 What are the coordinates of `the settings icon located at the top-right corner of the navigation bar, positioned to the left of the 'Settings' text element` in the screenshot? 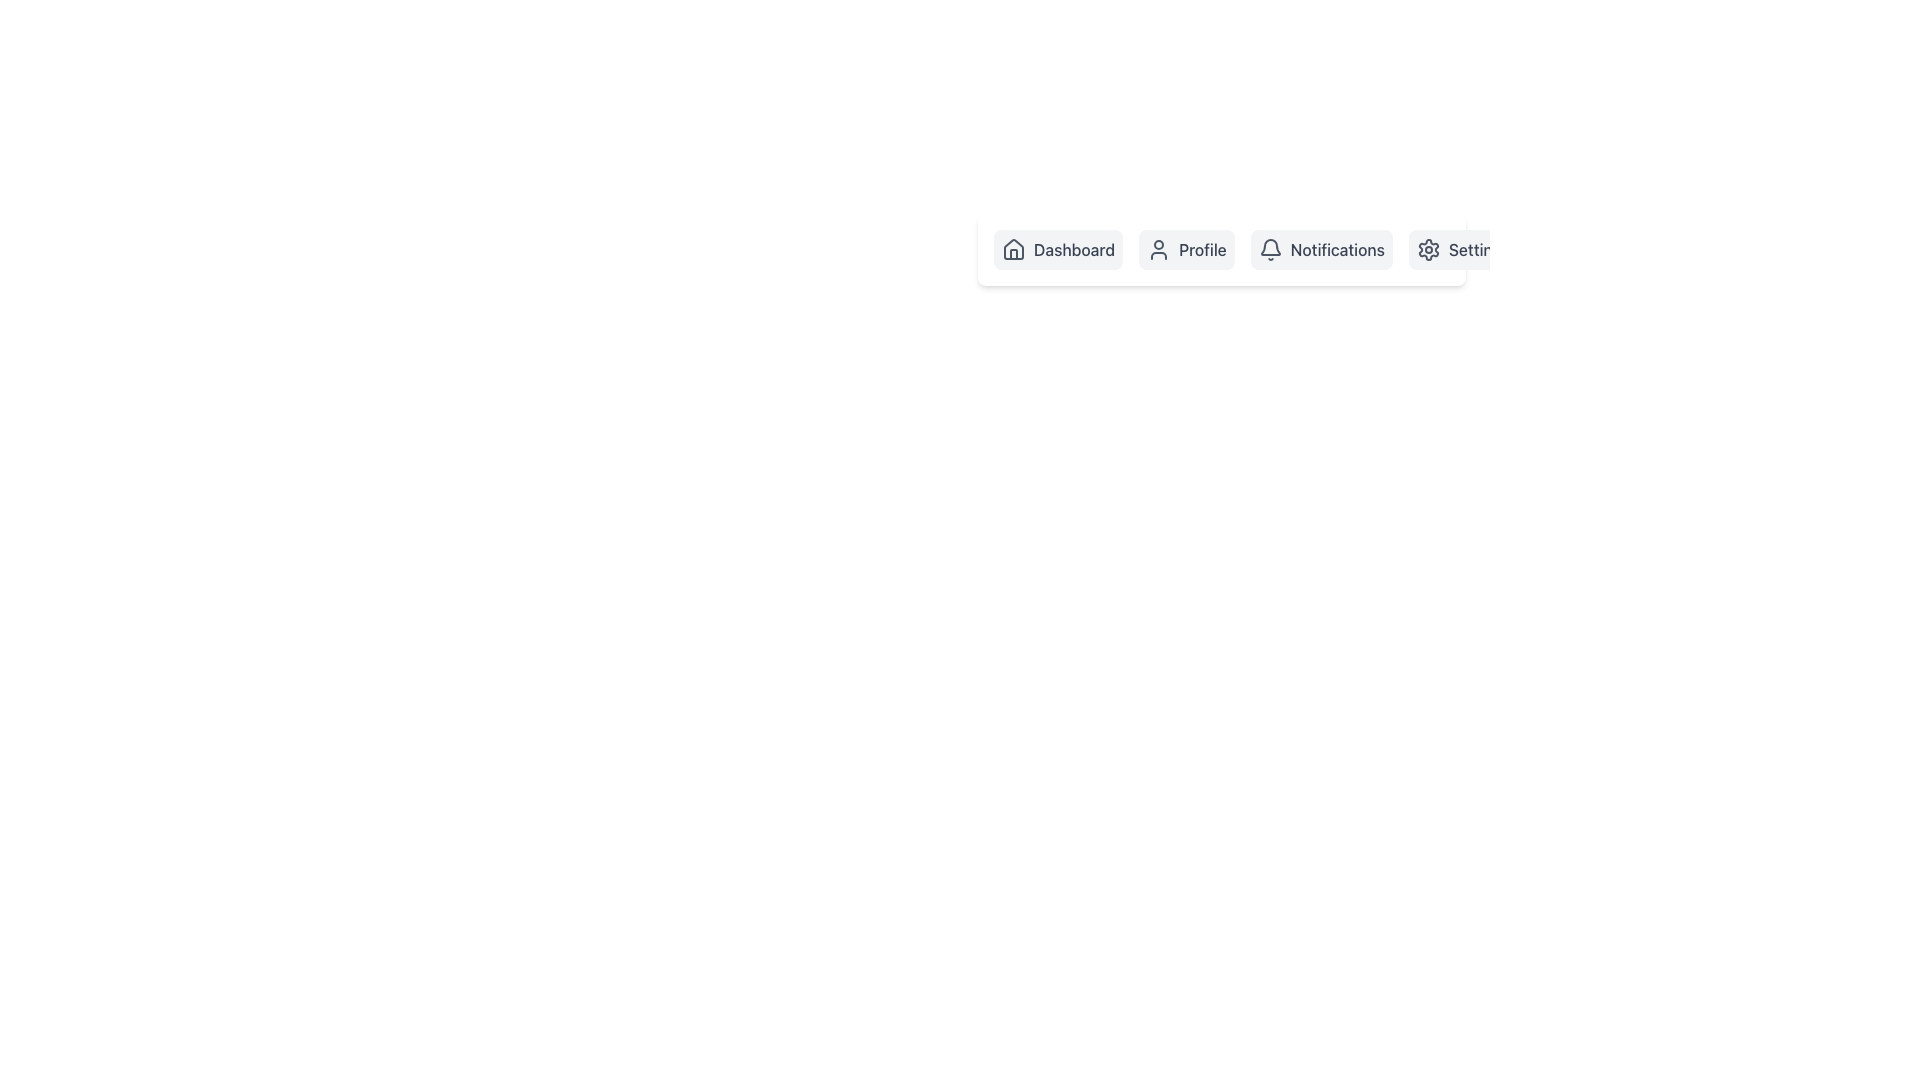 It's located at (1427, 249).